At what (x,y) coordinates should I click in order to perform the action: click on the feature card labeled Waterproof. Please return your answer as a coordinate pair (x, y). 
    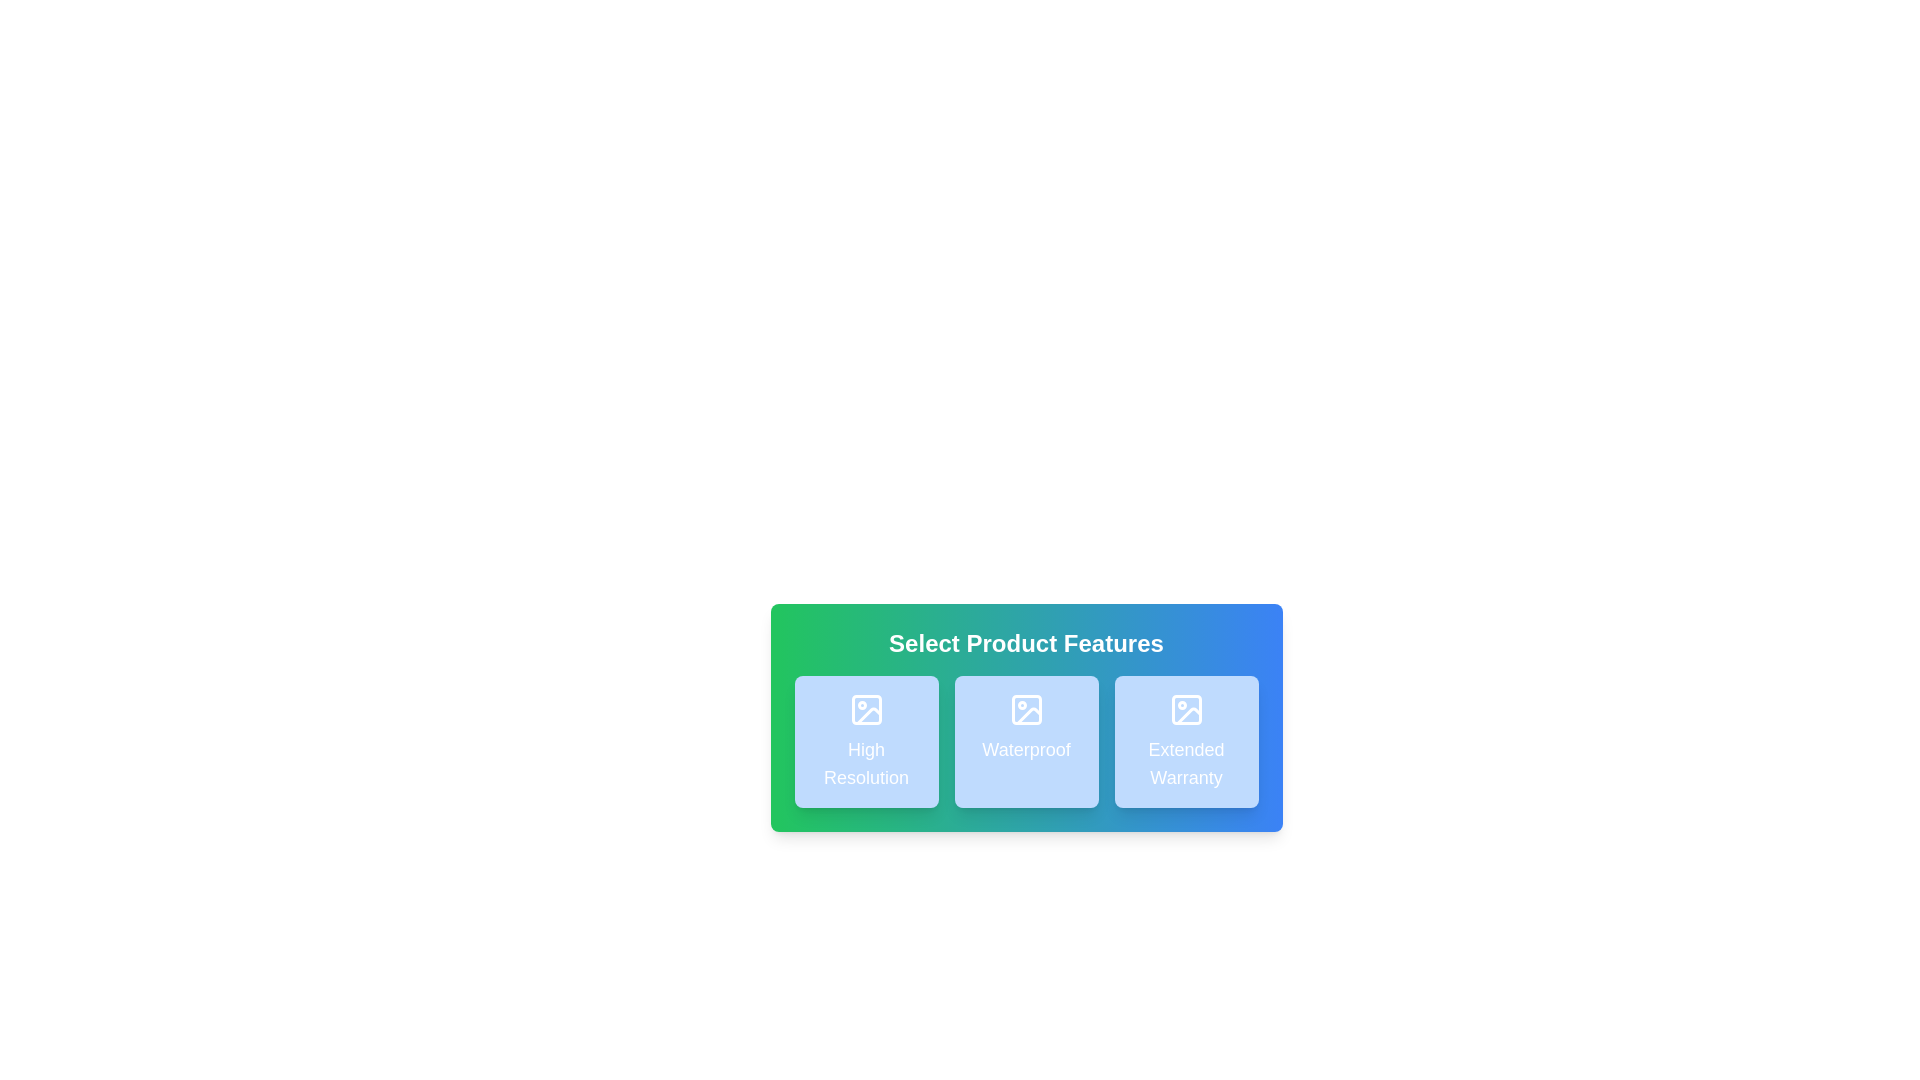
    Looking at the image, I should click on (1026, 741).